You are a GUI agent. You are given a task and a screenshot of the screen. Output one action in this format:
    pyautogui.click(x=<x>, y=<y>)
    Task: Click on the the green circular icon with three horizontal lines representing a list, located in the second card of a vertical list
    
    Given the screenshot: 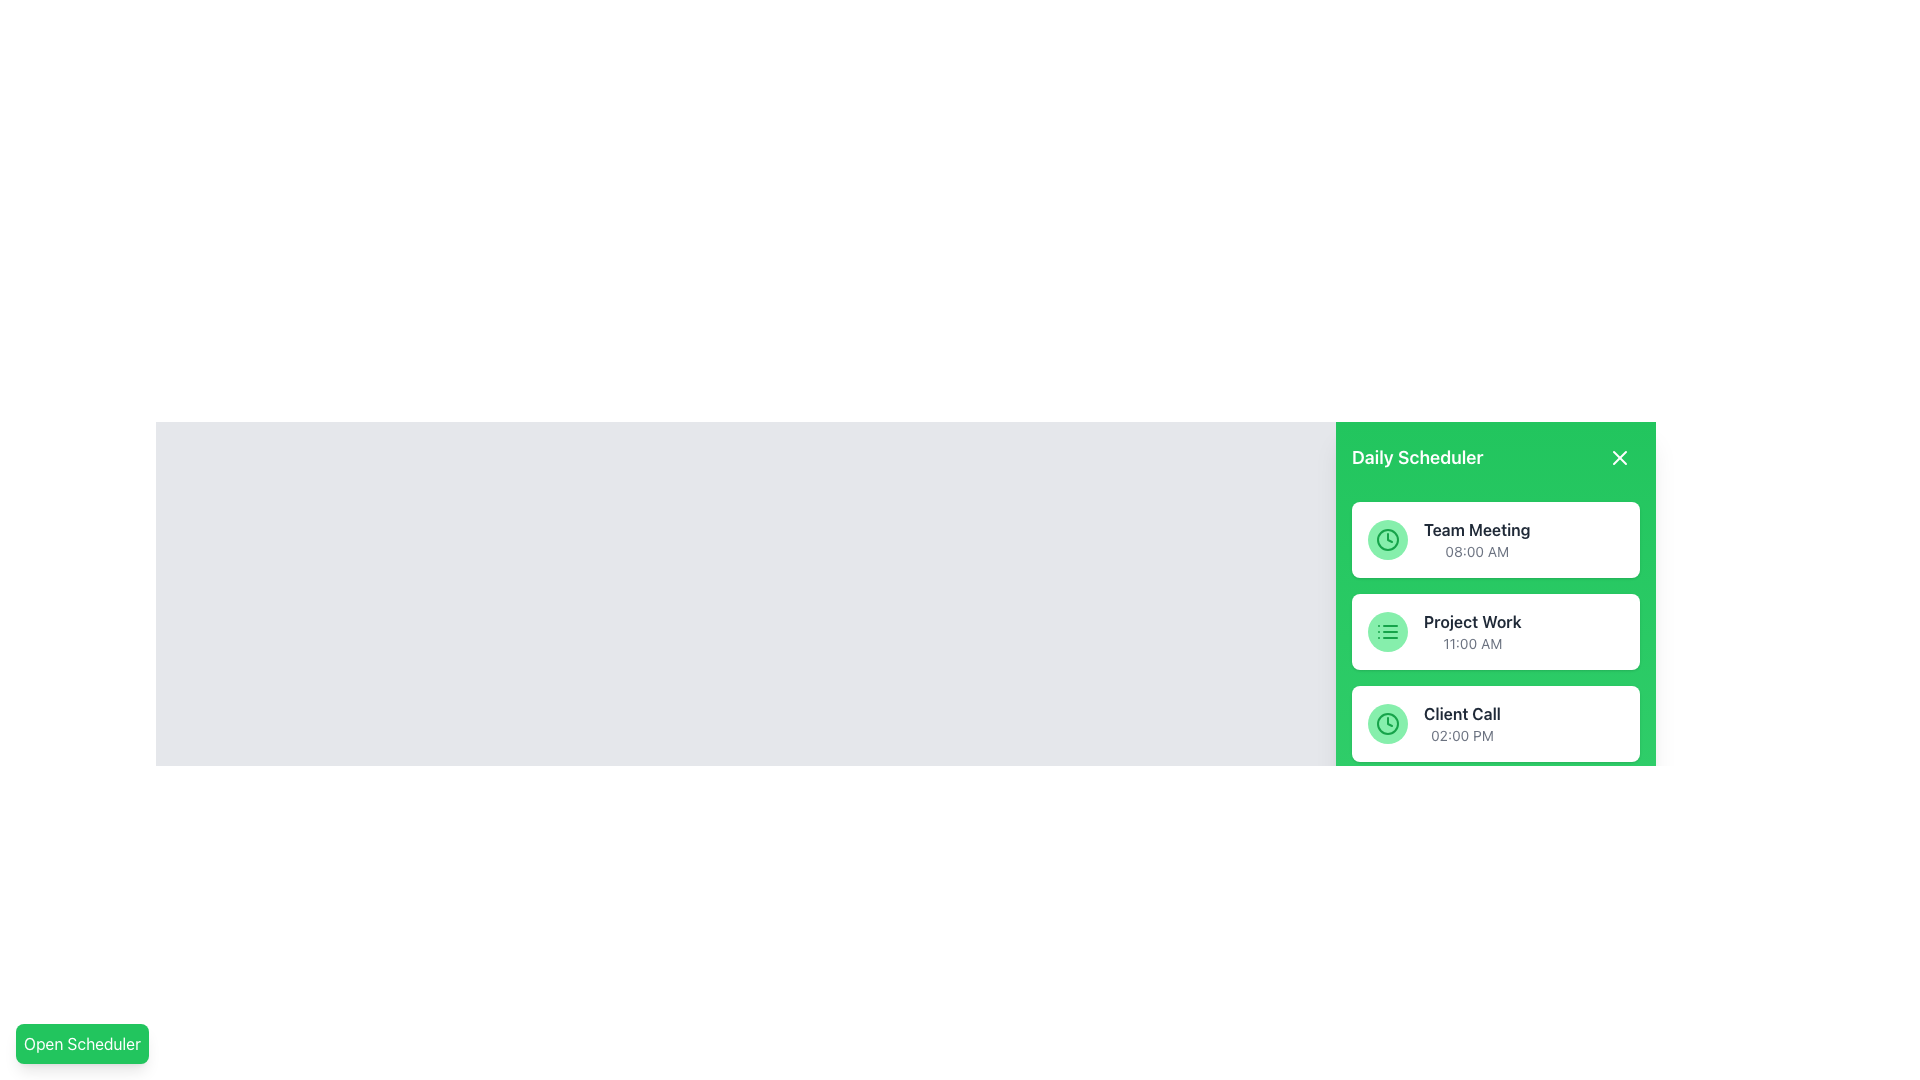 What is the action you would take?
    pyautogui.click(x=1386, y=632)
    